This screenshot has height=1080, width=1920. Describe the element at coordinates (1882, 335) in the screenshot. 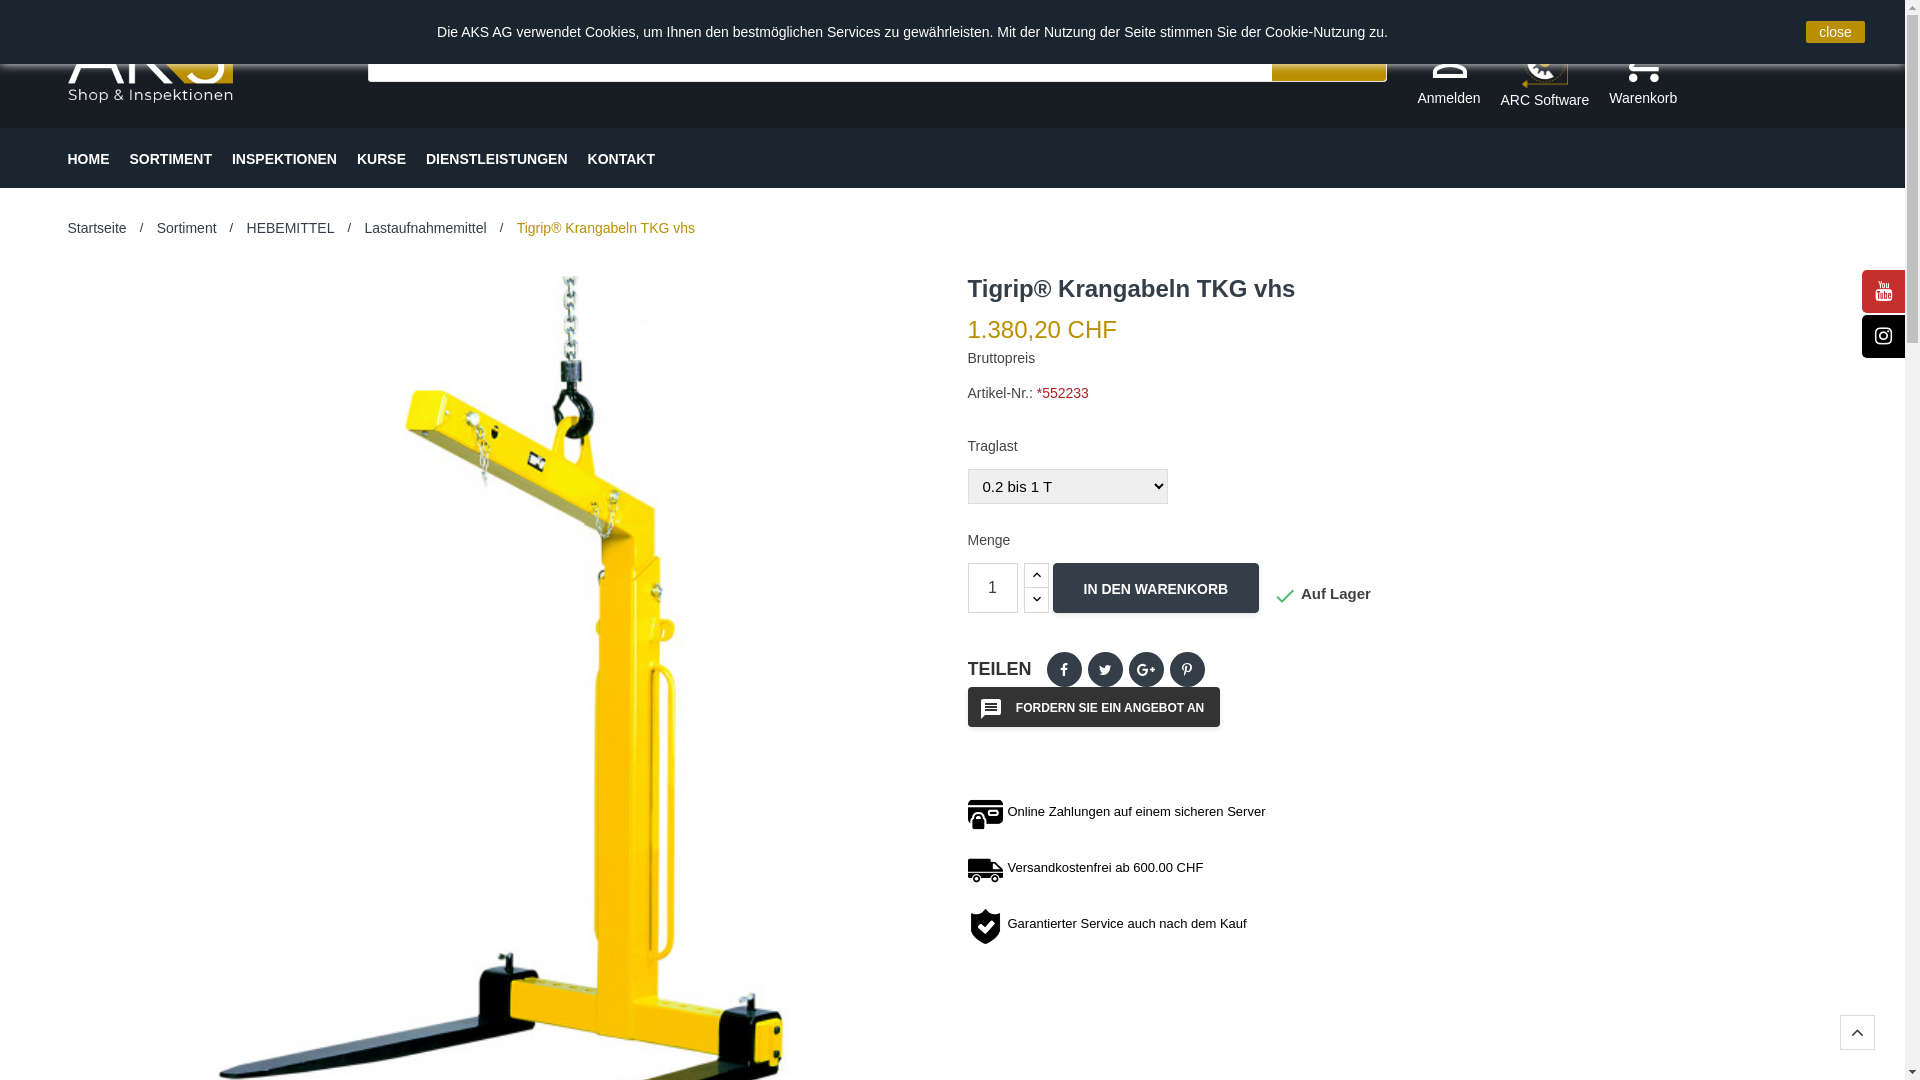

I see `'Instagram'` at that location.